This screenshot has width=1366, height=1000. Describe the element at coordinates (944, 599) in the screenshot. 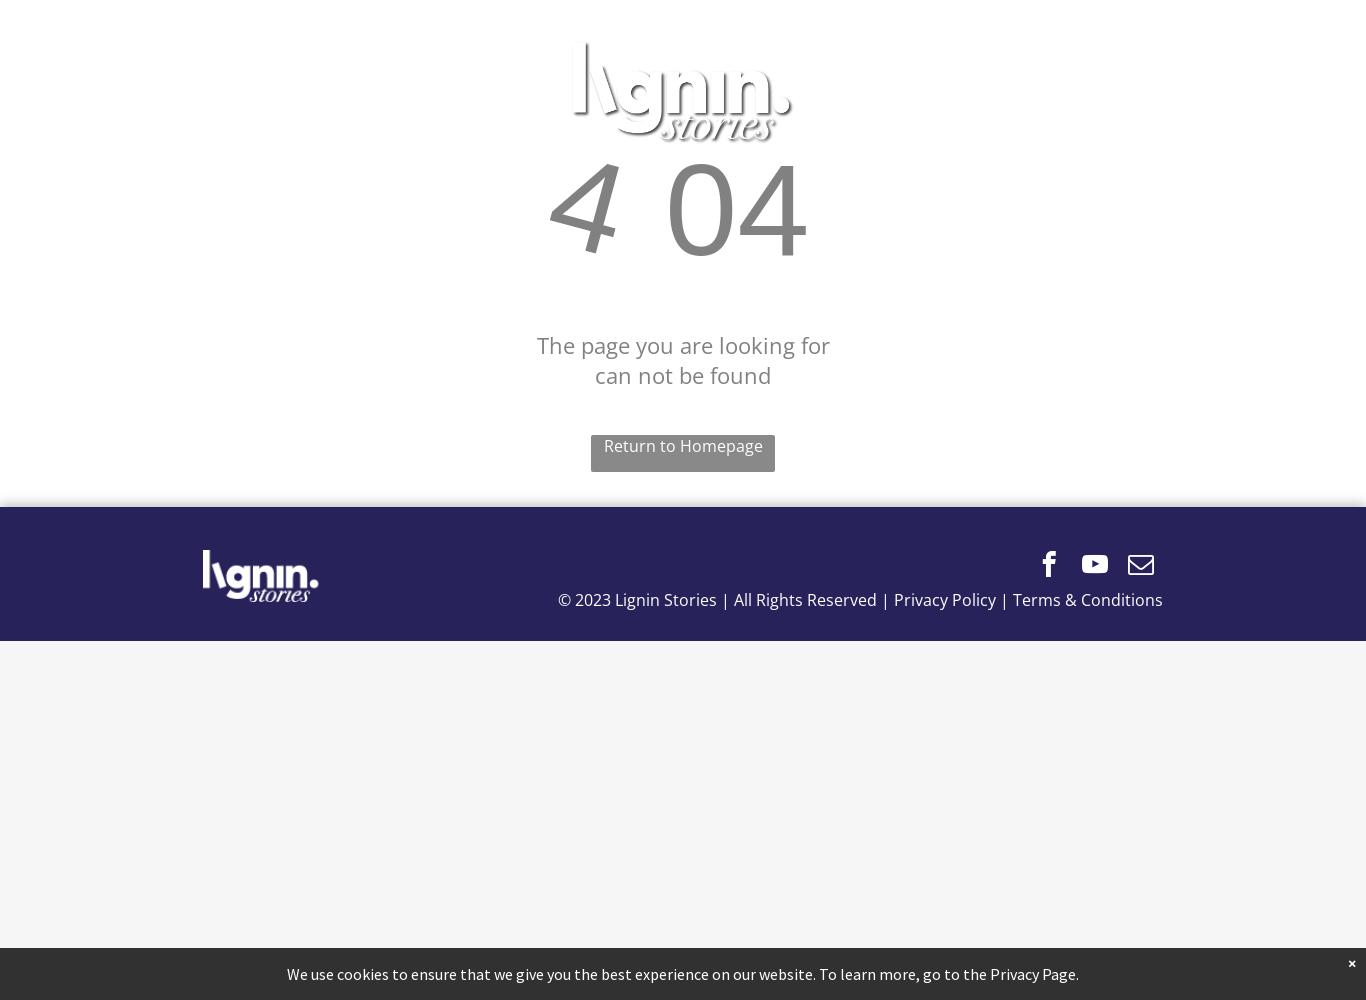

I see `'Privacy Policy'` at that location.